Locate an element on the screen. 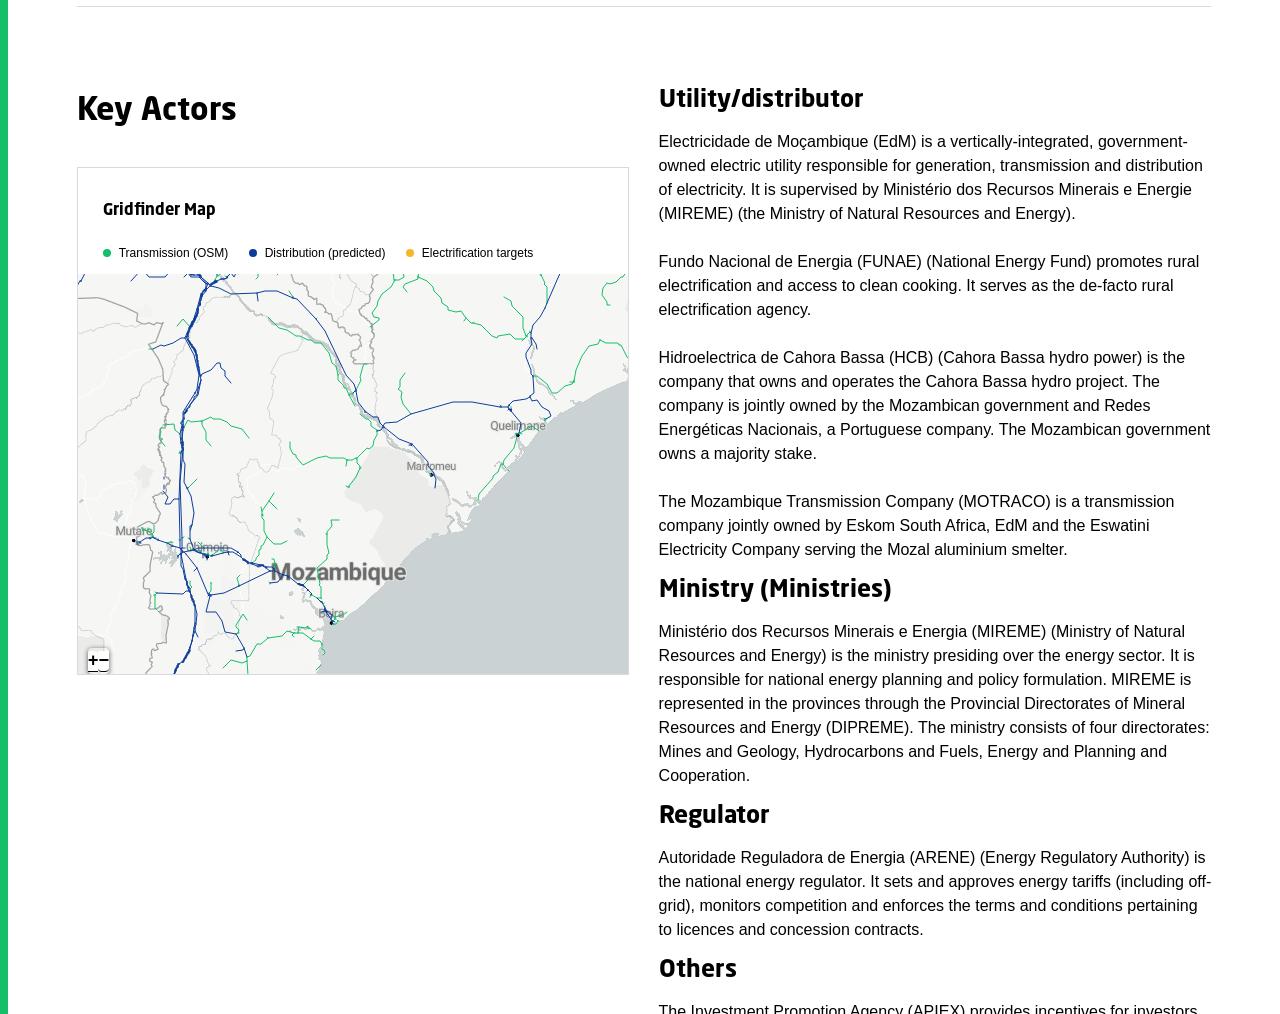  'Utility/distributor' is located at coordinates (759, 99).